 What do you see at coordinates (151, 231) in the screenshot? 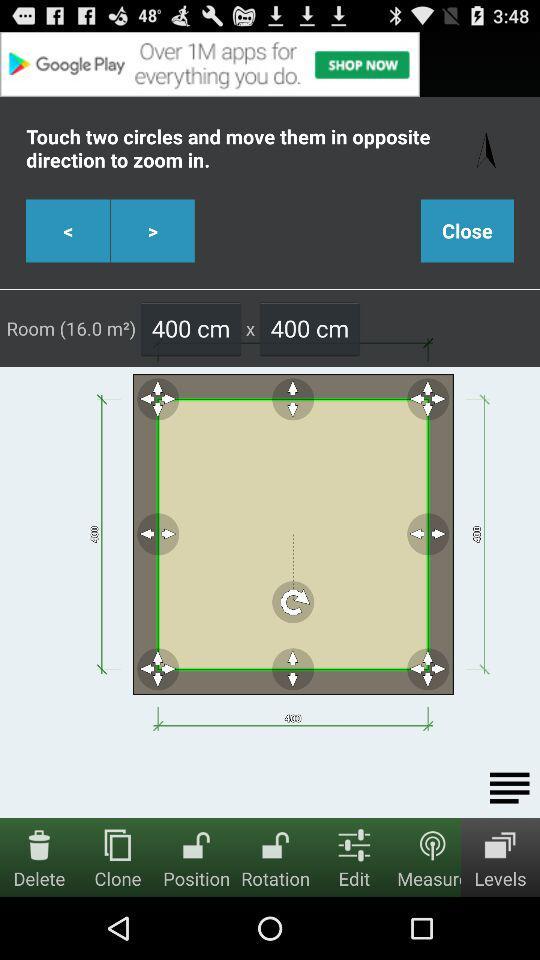
I see `the right scroll button` at bounding box center [151, 231].